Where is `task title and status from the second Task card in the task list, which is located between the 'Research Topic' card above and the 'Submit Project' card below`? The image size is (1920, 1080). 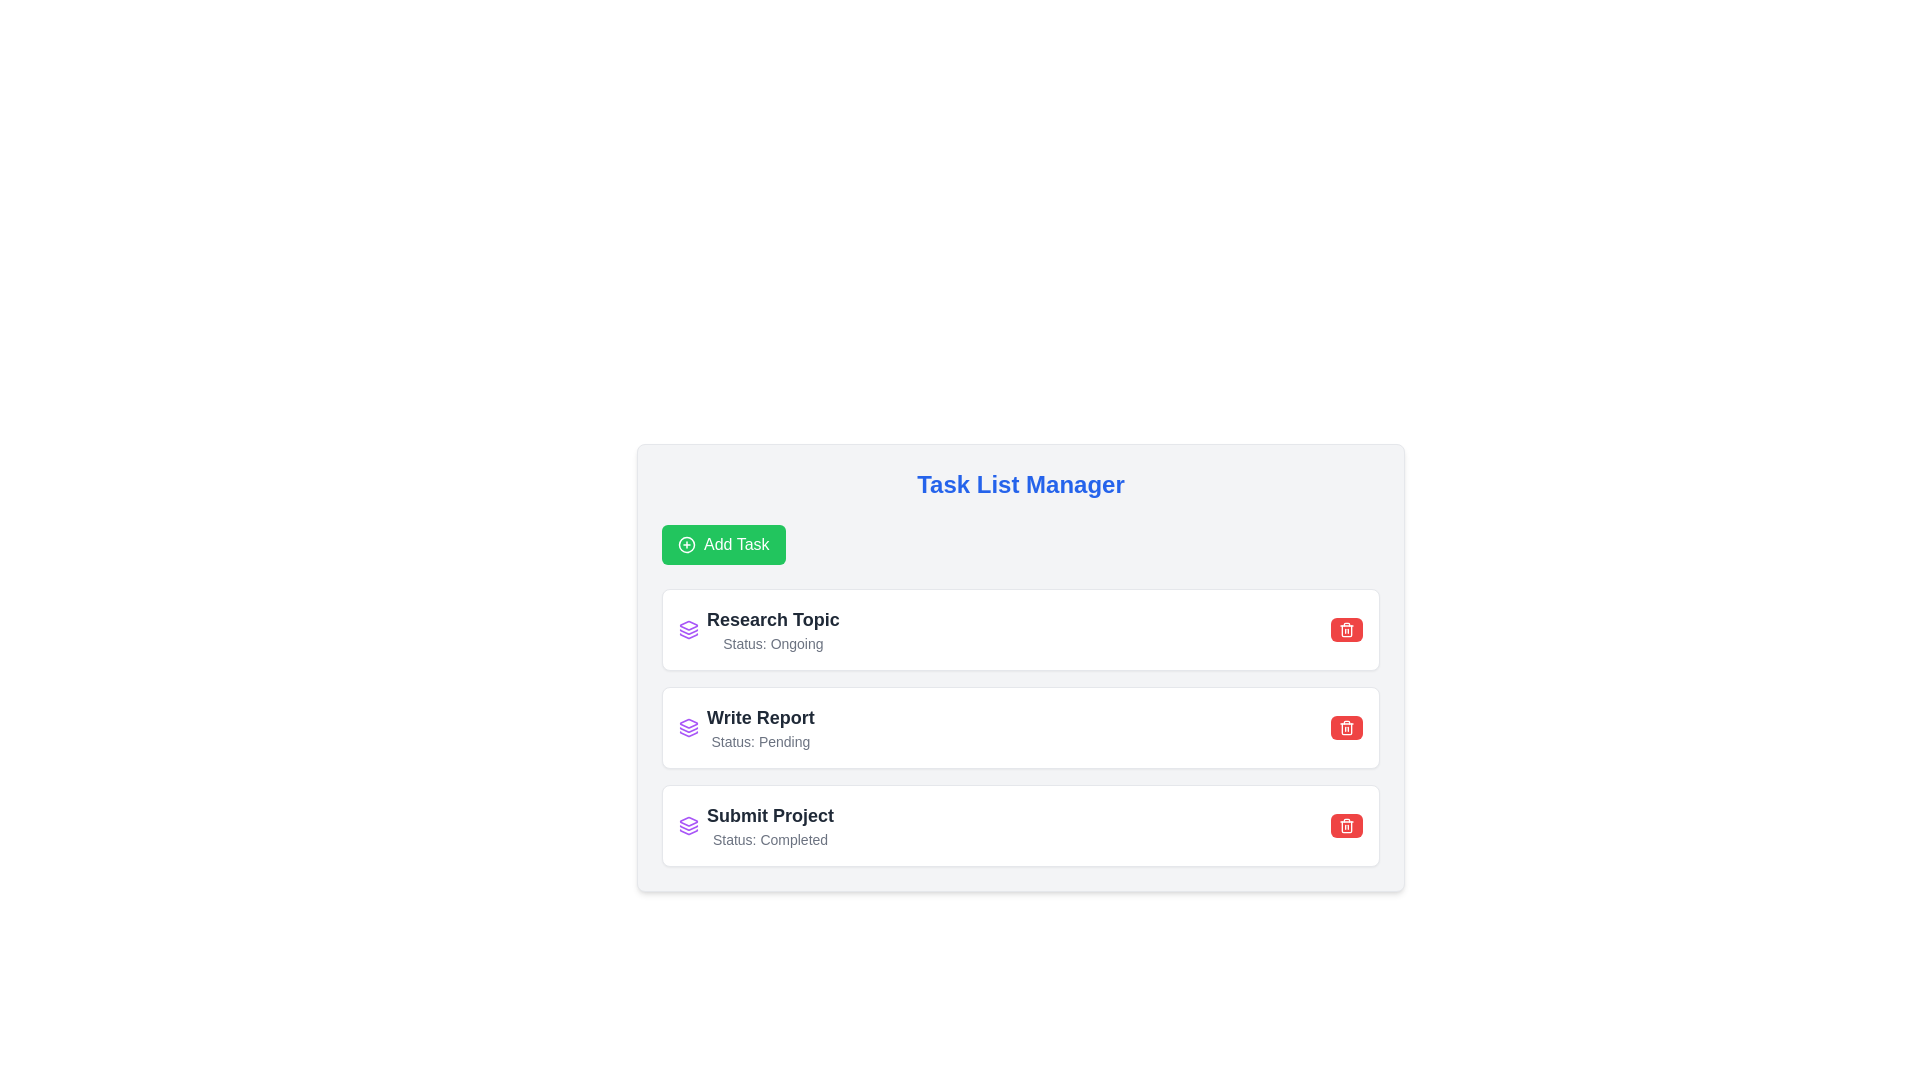 task title and status from the second Task card in the task list, which is located between the 'Research Topic' card above and the 'Submit Project' card below is located at coordinates (1021, 728).